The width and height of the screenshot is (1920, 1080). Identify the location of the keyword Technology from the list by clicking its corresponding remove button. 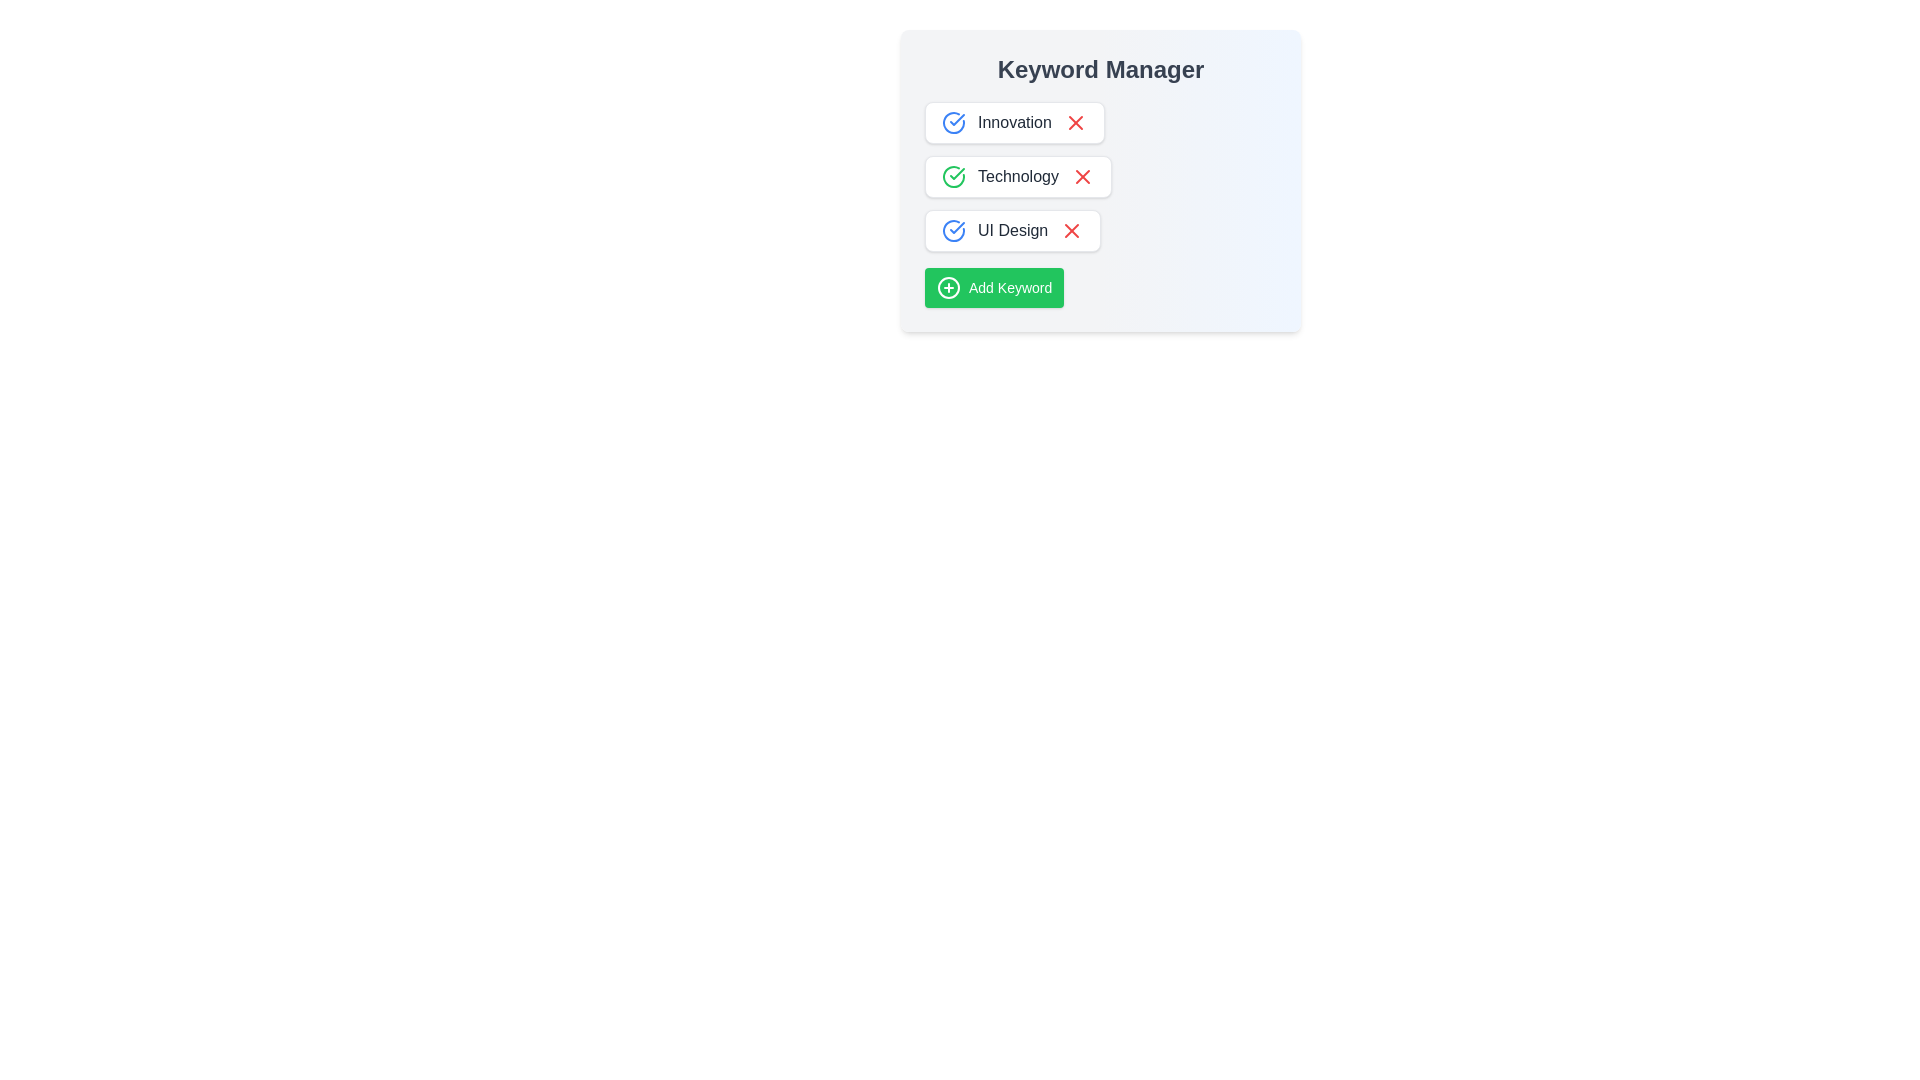
(1081, 176).